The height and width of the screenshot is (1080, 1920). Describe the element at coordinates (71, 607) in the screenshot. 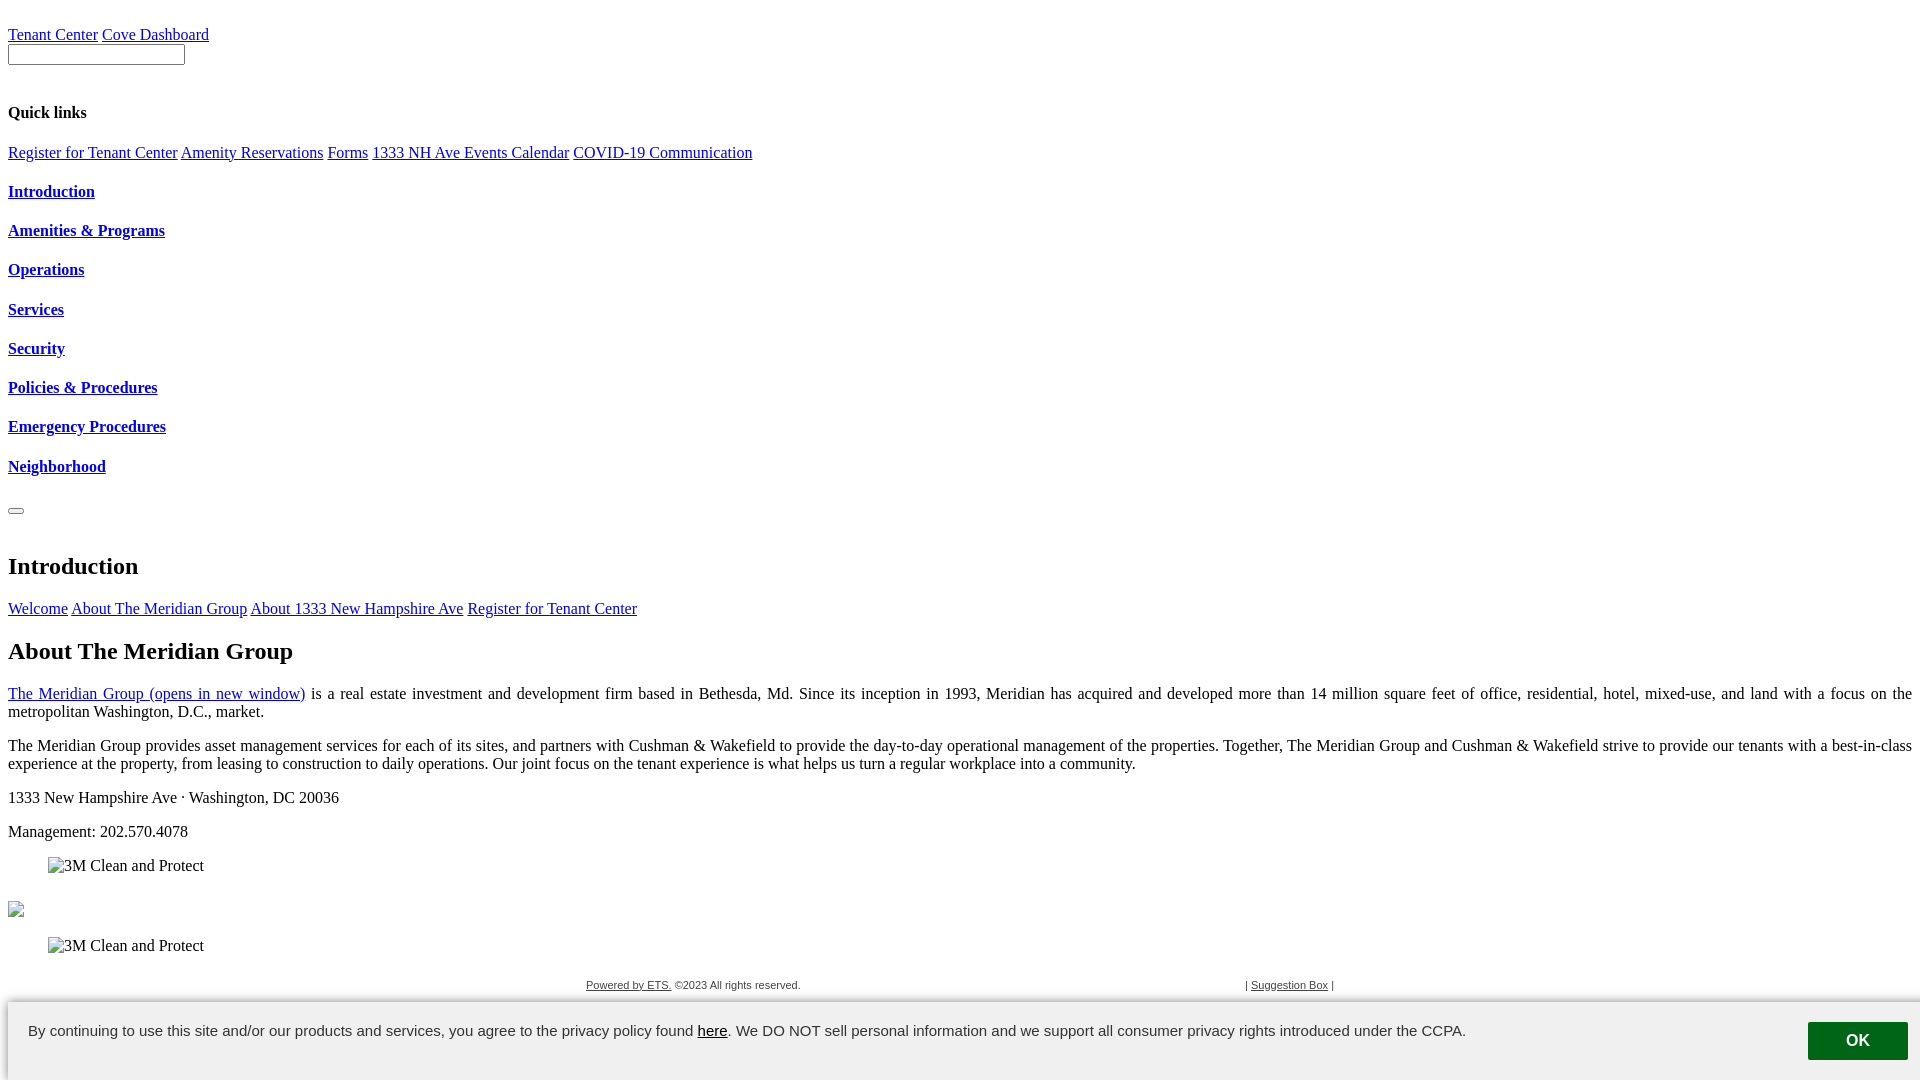

I see `'About The Meridian Group'` at that location.